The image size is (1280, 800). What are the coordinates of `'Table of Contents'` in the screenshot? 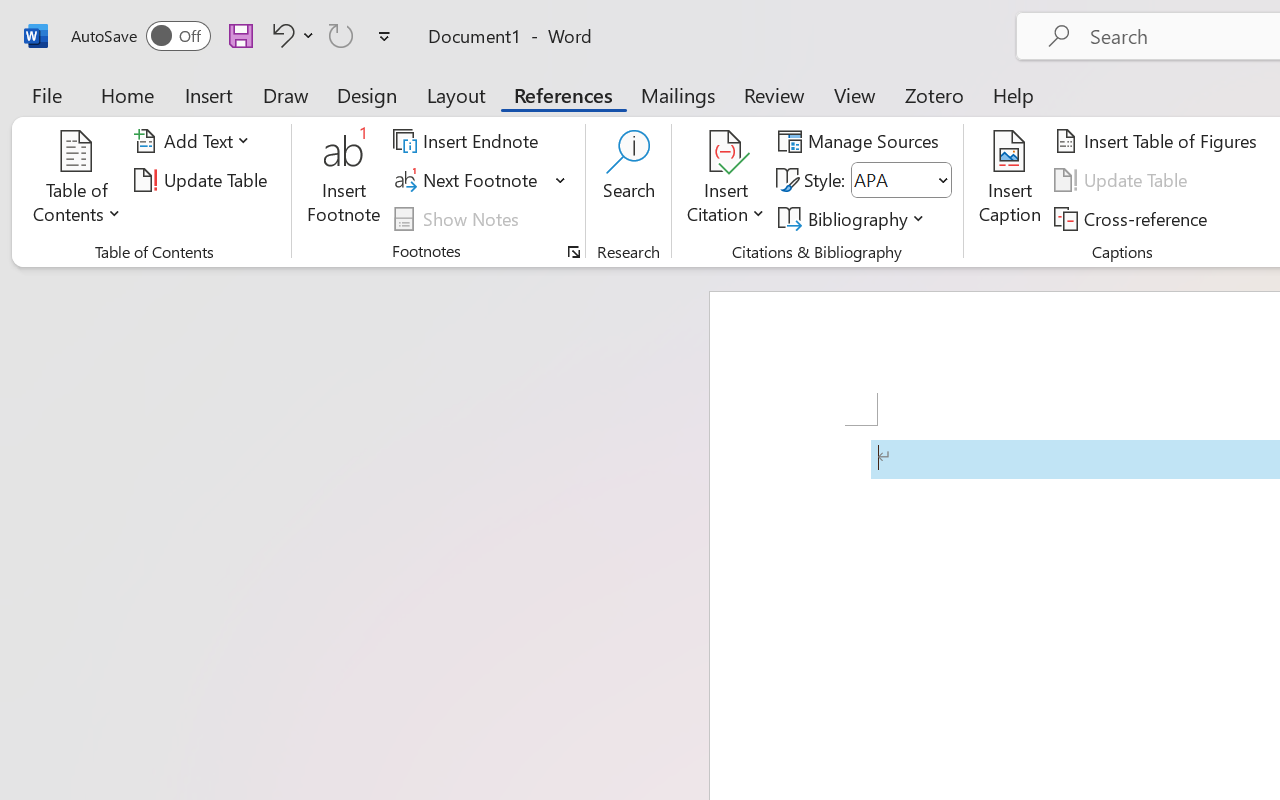 It's located at (77, 179).